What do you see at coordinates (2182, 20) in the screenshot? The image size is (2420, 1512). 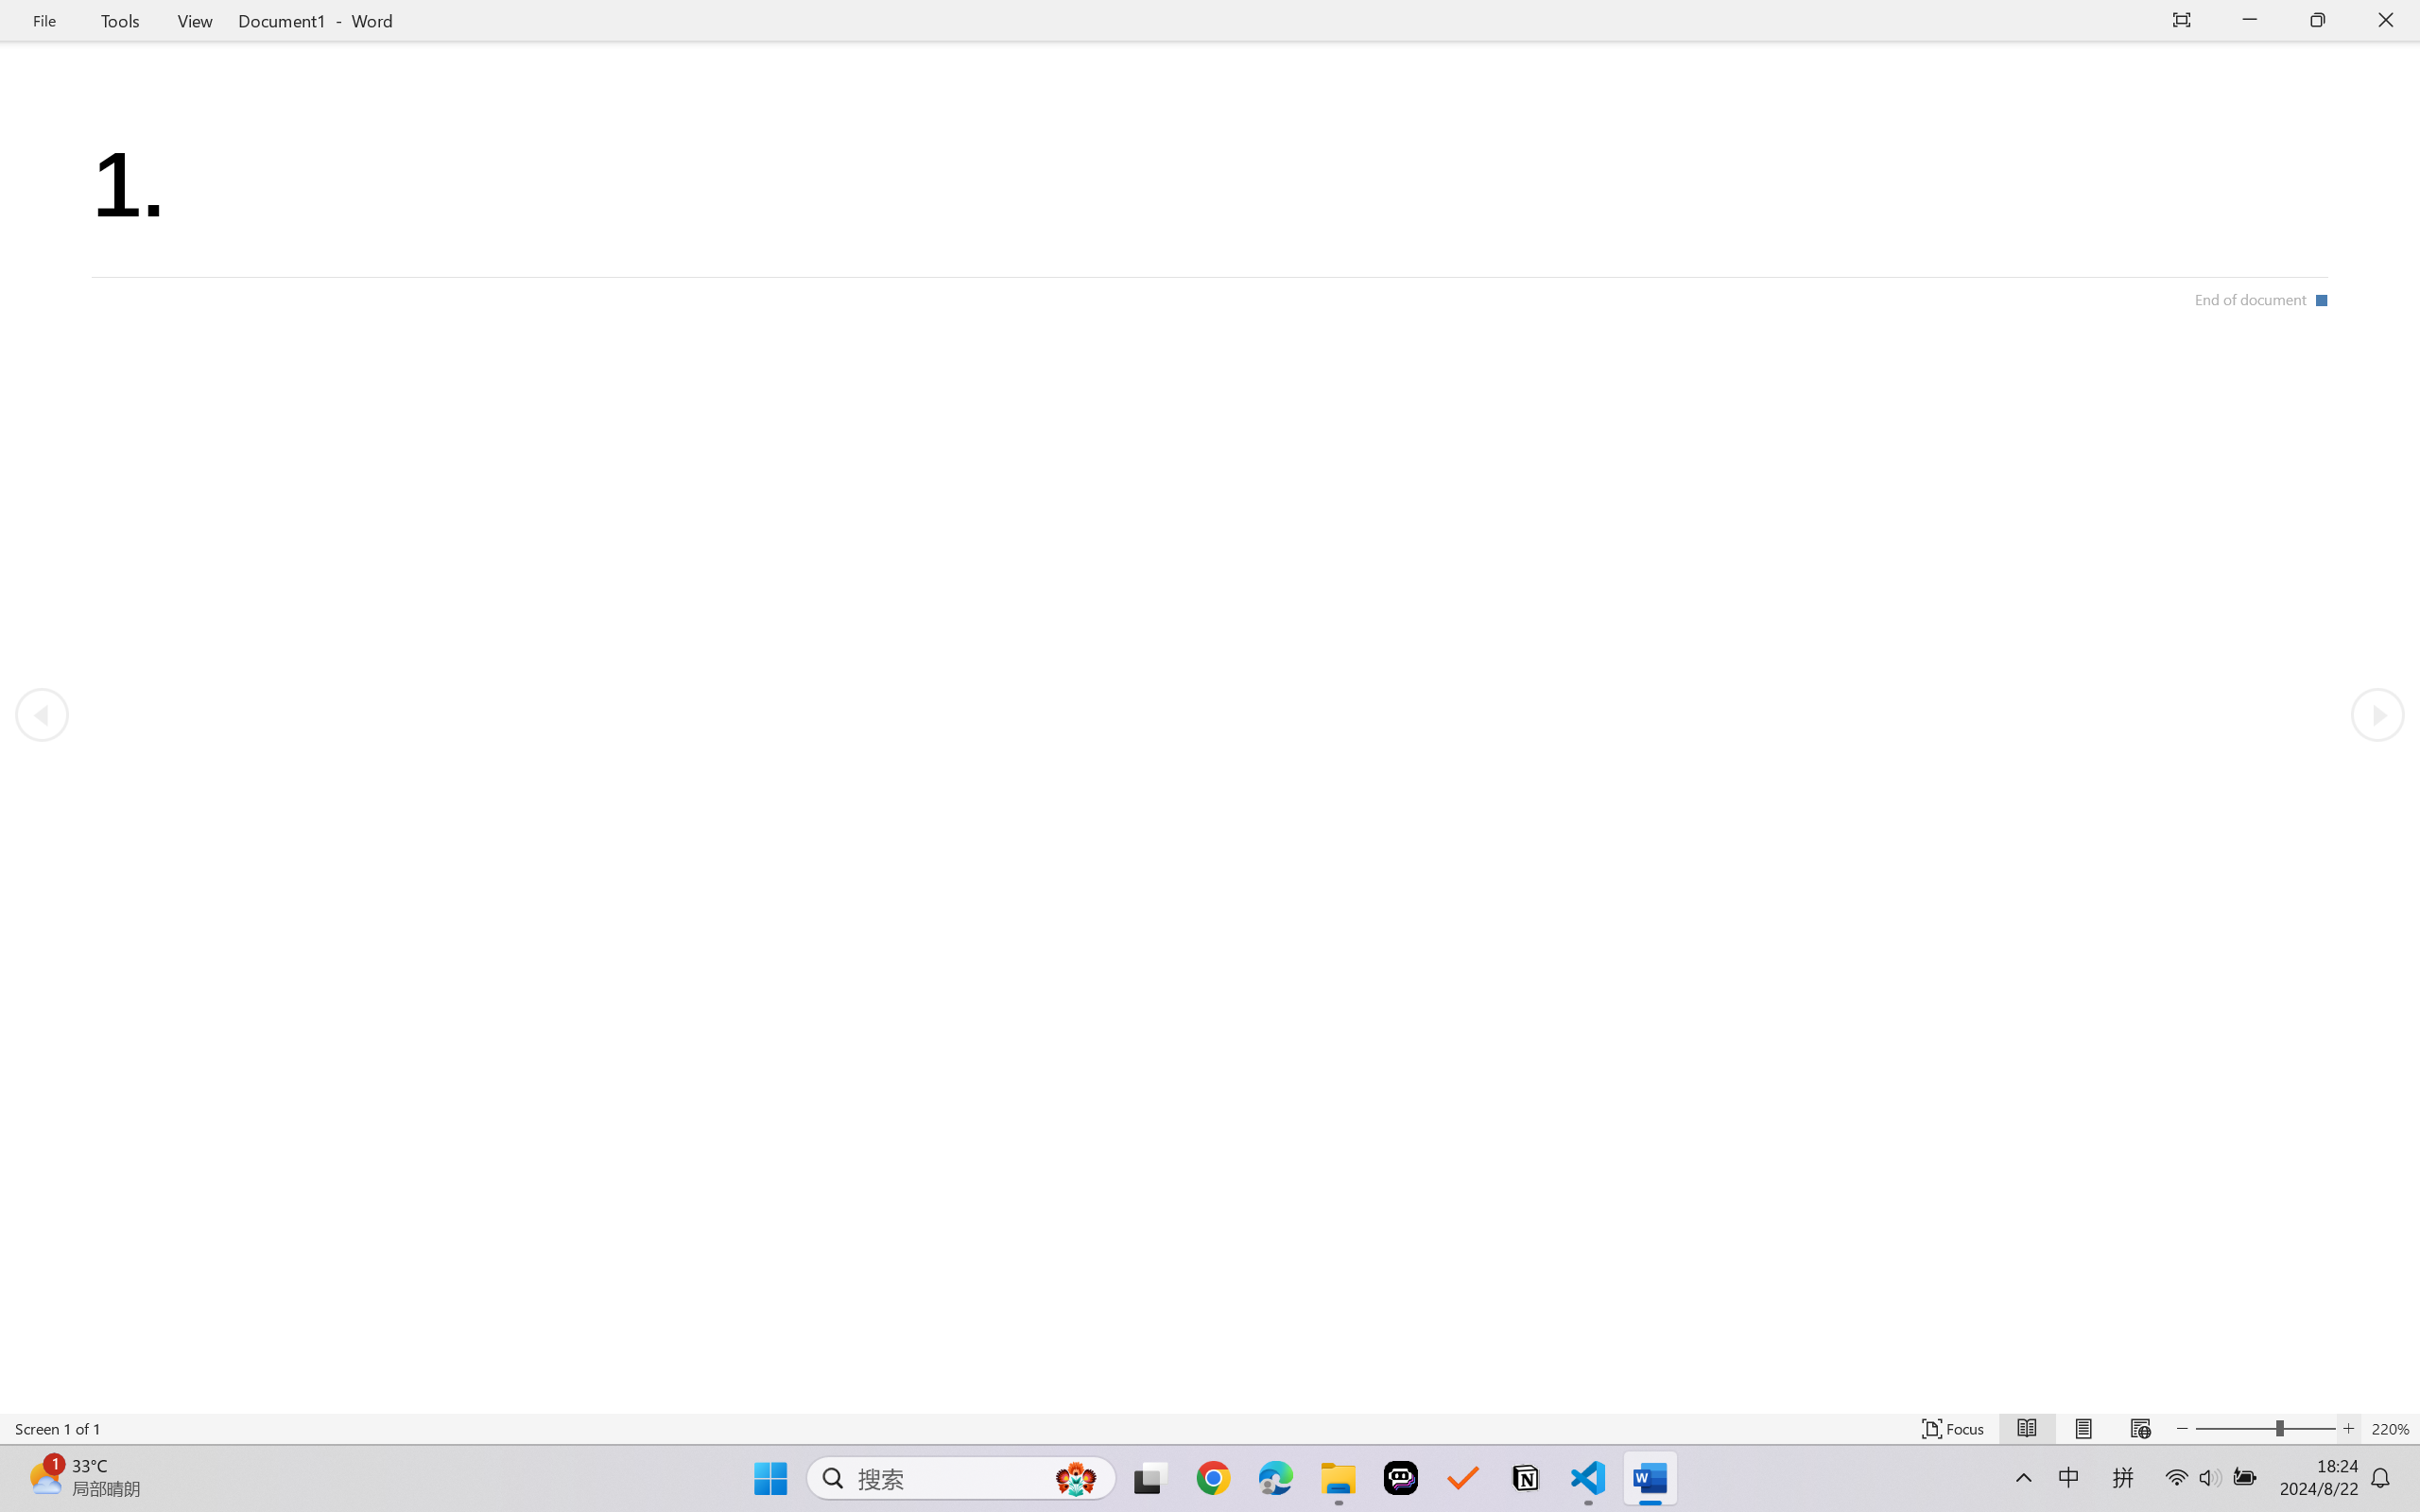 I see `'Auto-hide Reading Toolbar'` at bounding box center [2182, 20].